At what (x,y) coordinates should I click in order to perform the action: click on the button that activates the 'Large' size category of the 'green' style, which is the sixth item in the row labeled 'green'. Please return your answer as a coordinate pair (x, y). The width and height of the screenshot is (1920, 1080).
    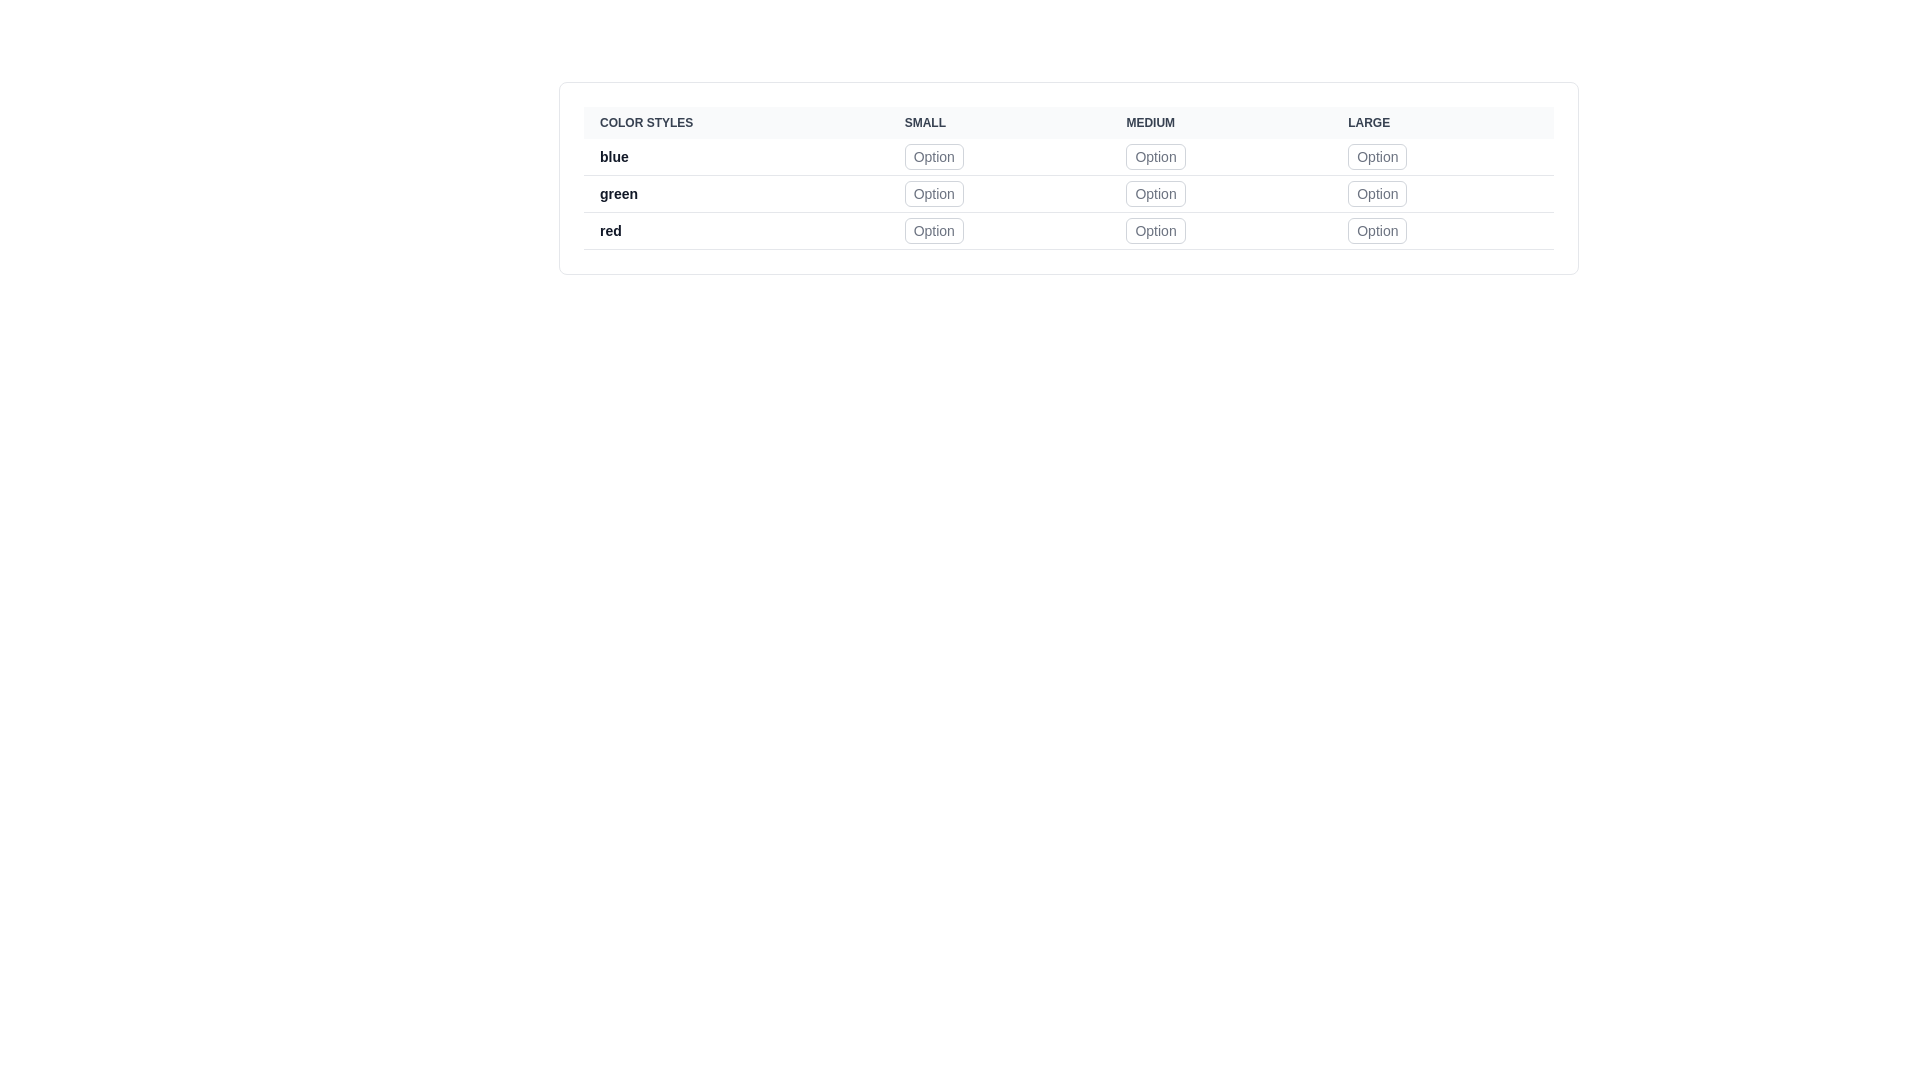
    Looking at the image, I should click on (1443, 193).